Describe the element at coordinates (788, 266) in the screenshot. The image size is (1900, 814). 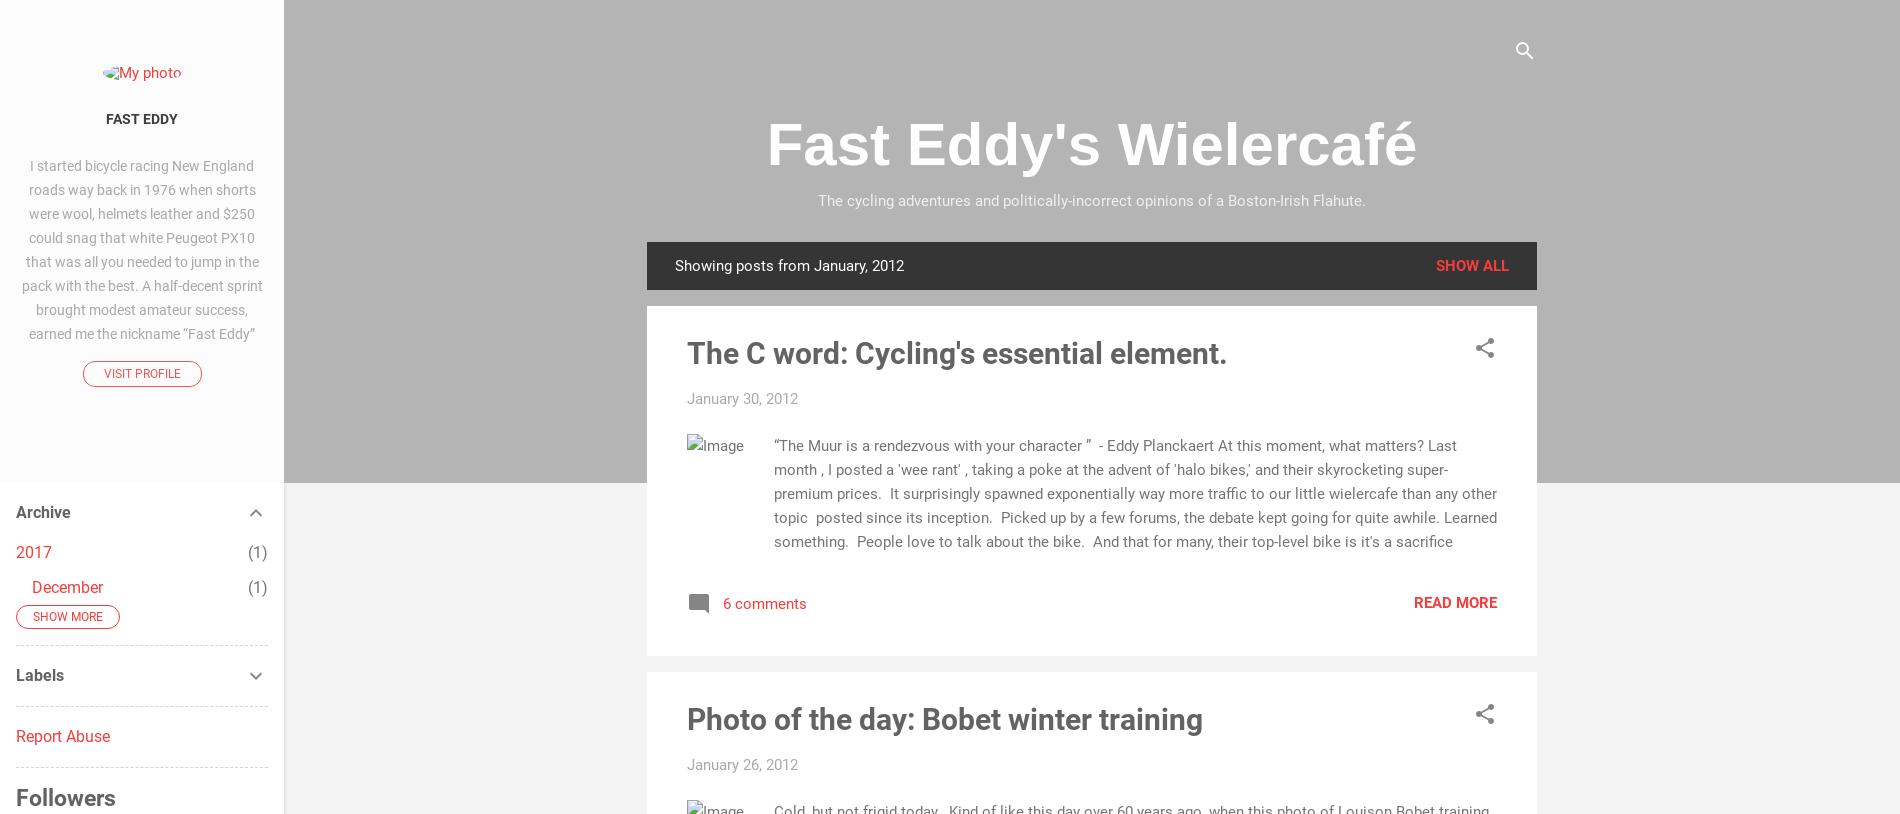
I see `'Showing posts from January, 2012'` at that location.